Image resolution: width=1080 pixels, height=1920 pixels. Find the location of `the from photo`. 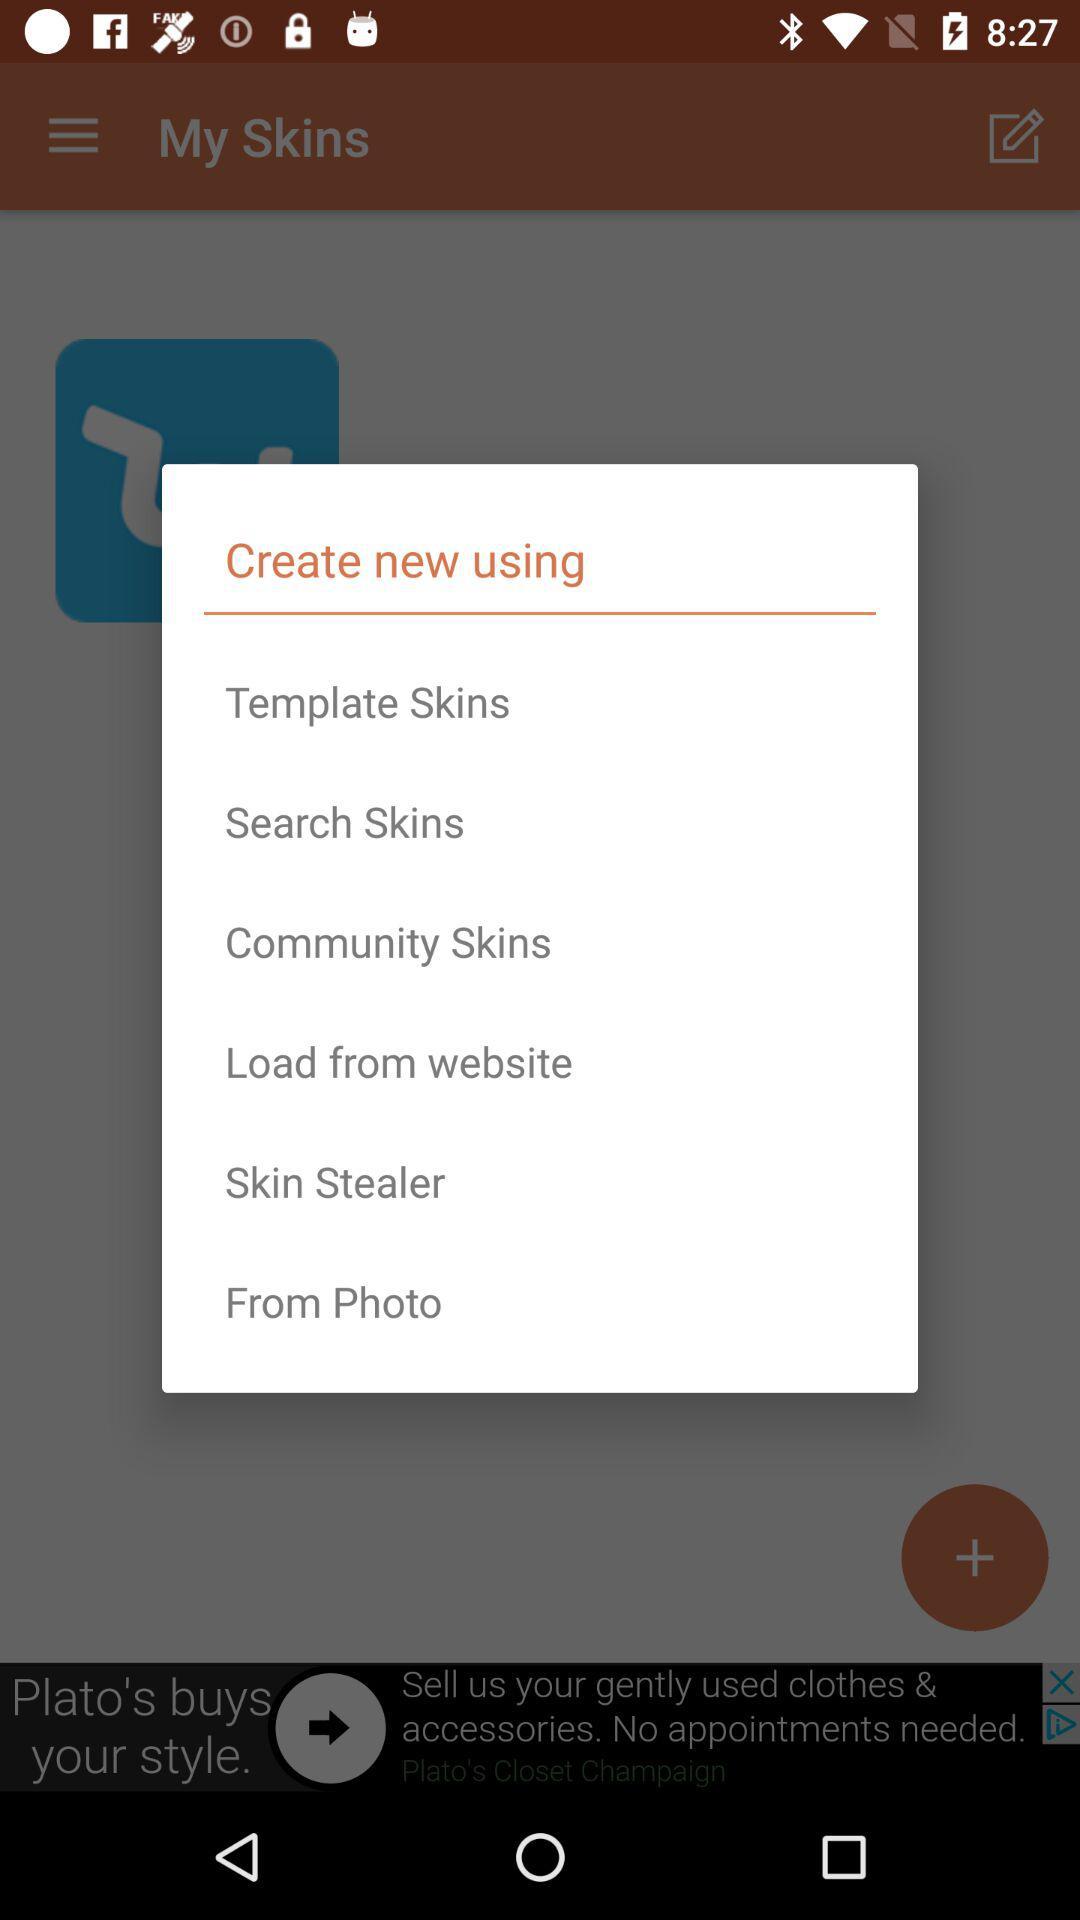

the from photo is located at coordinates (540, 1301).